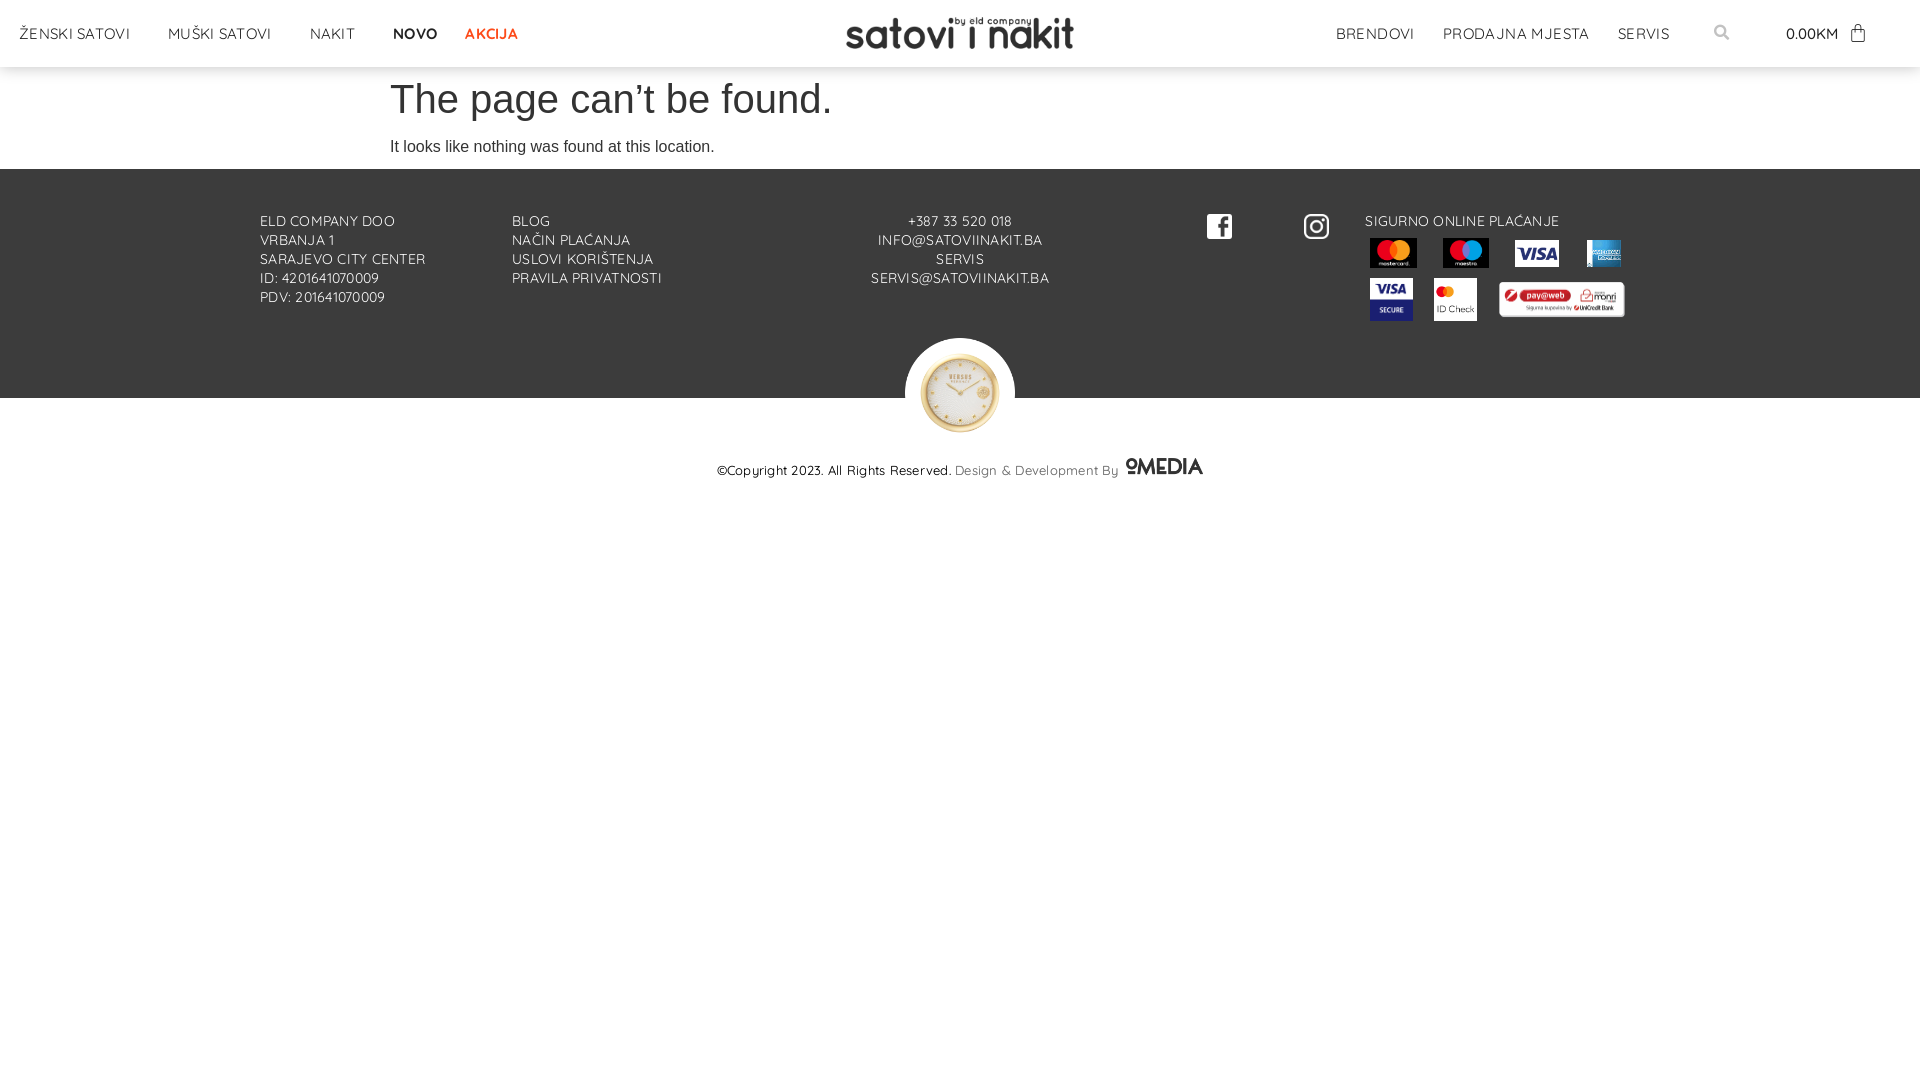  What do you see at coordinates (585, 277) in the screenshot?
I see `'PRAVILA PRIVATNOSTI'` at bounding box center [585, 277].